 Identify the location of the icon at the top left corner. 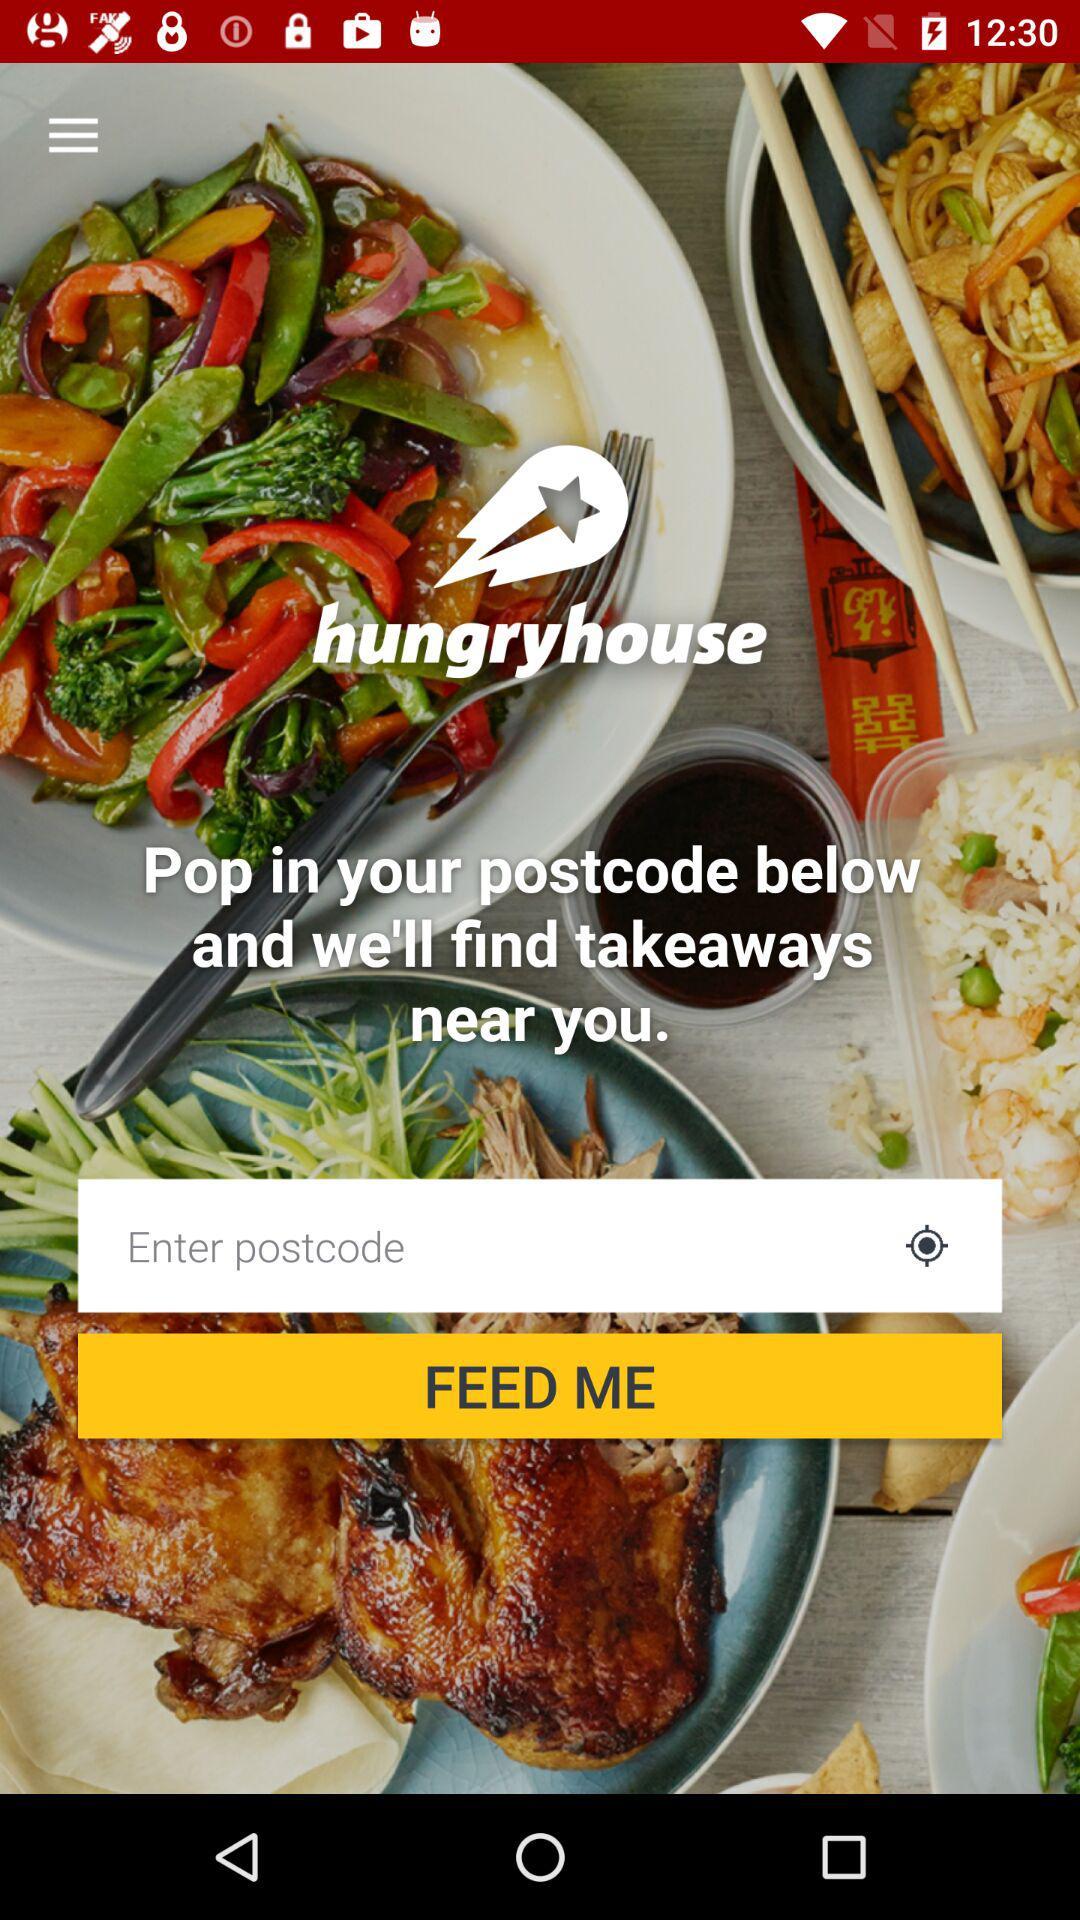
(72, 135).